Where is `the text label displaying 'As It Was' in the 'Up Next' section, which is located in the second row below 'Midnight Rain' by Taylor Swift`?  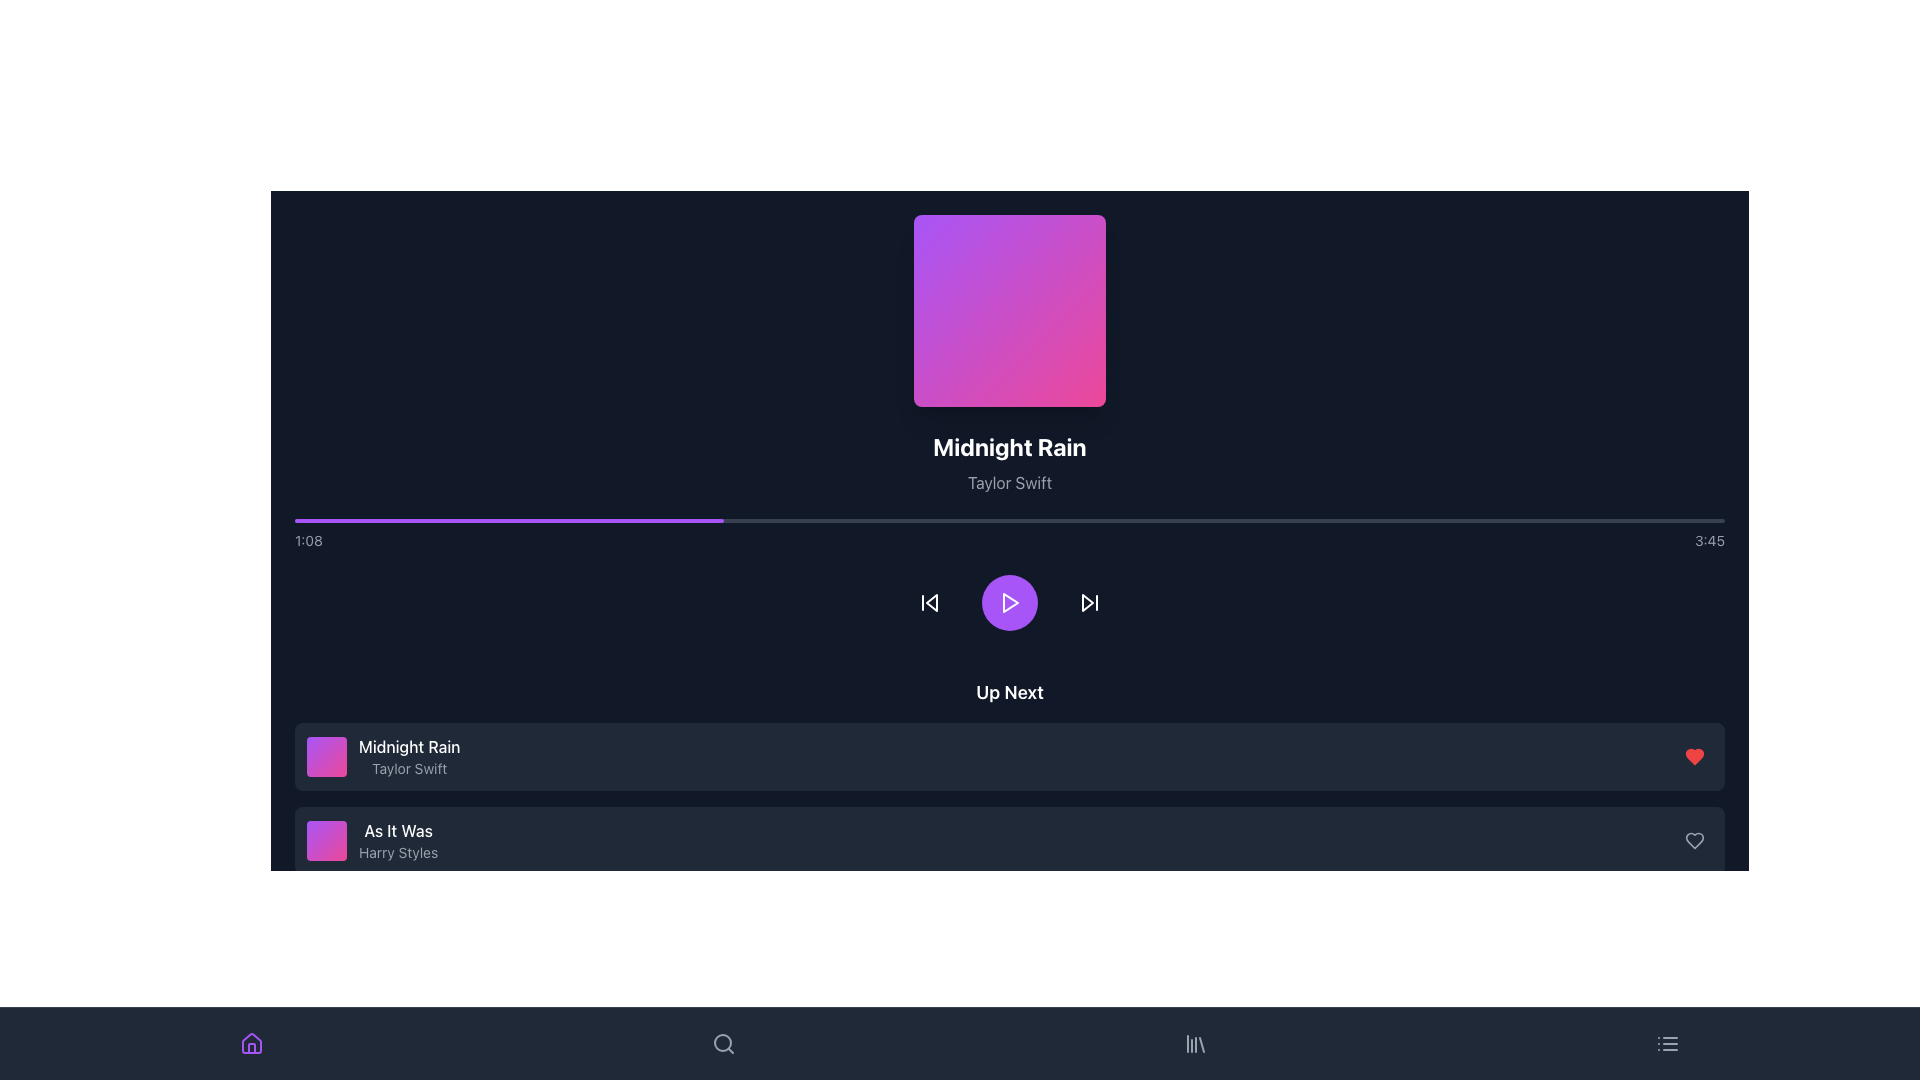 the text label displaying 'As It Was' in the 'Up Next' section, which is located in the second row below 'Midnight Rain' by Taylor Swift is located at coordinates (398, 830).